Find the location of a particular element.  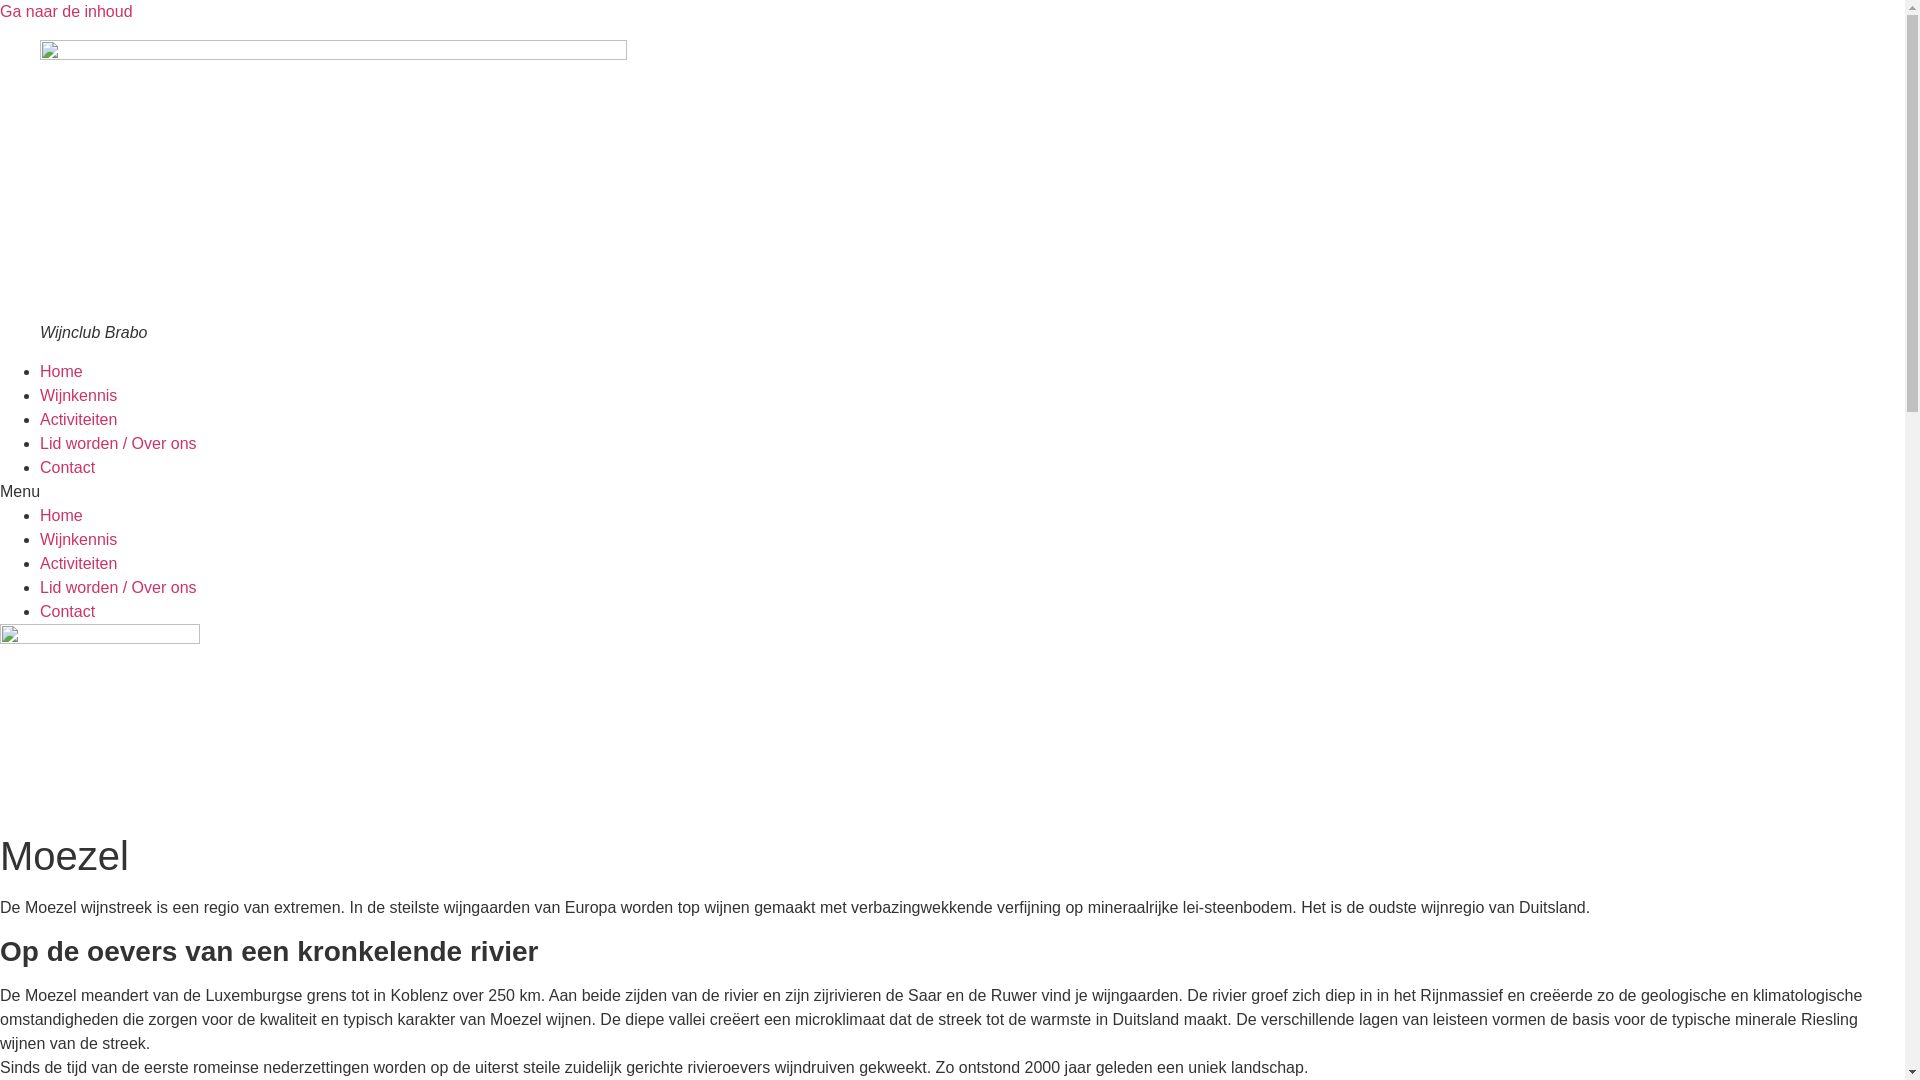

'Activiteiten' is located at coordinates (78, 563).